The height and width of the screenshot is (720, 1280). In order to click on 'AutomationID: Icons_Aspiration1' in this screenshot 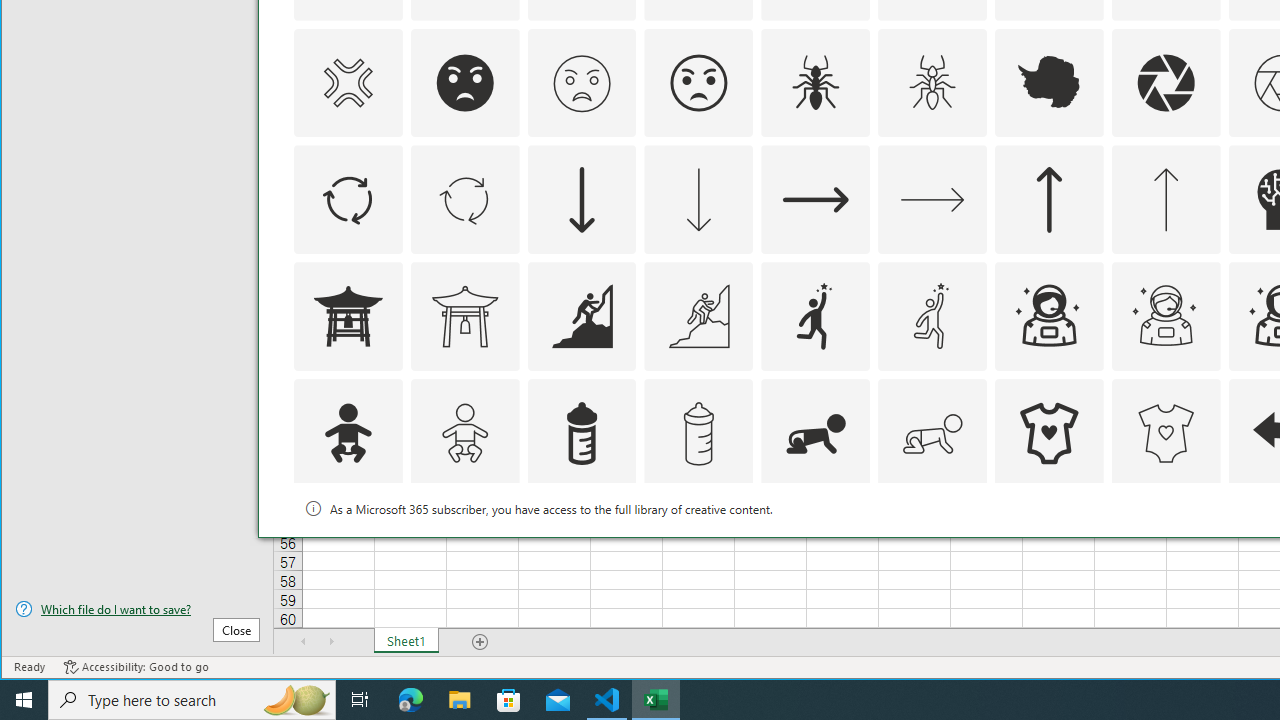, I will do `click(816, 315)`.